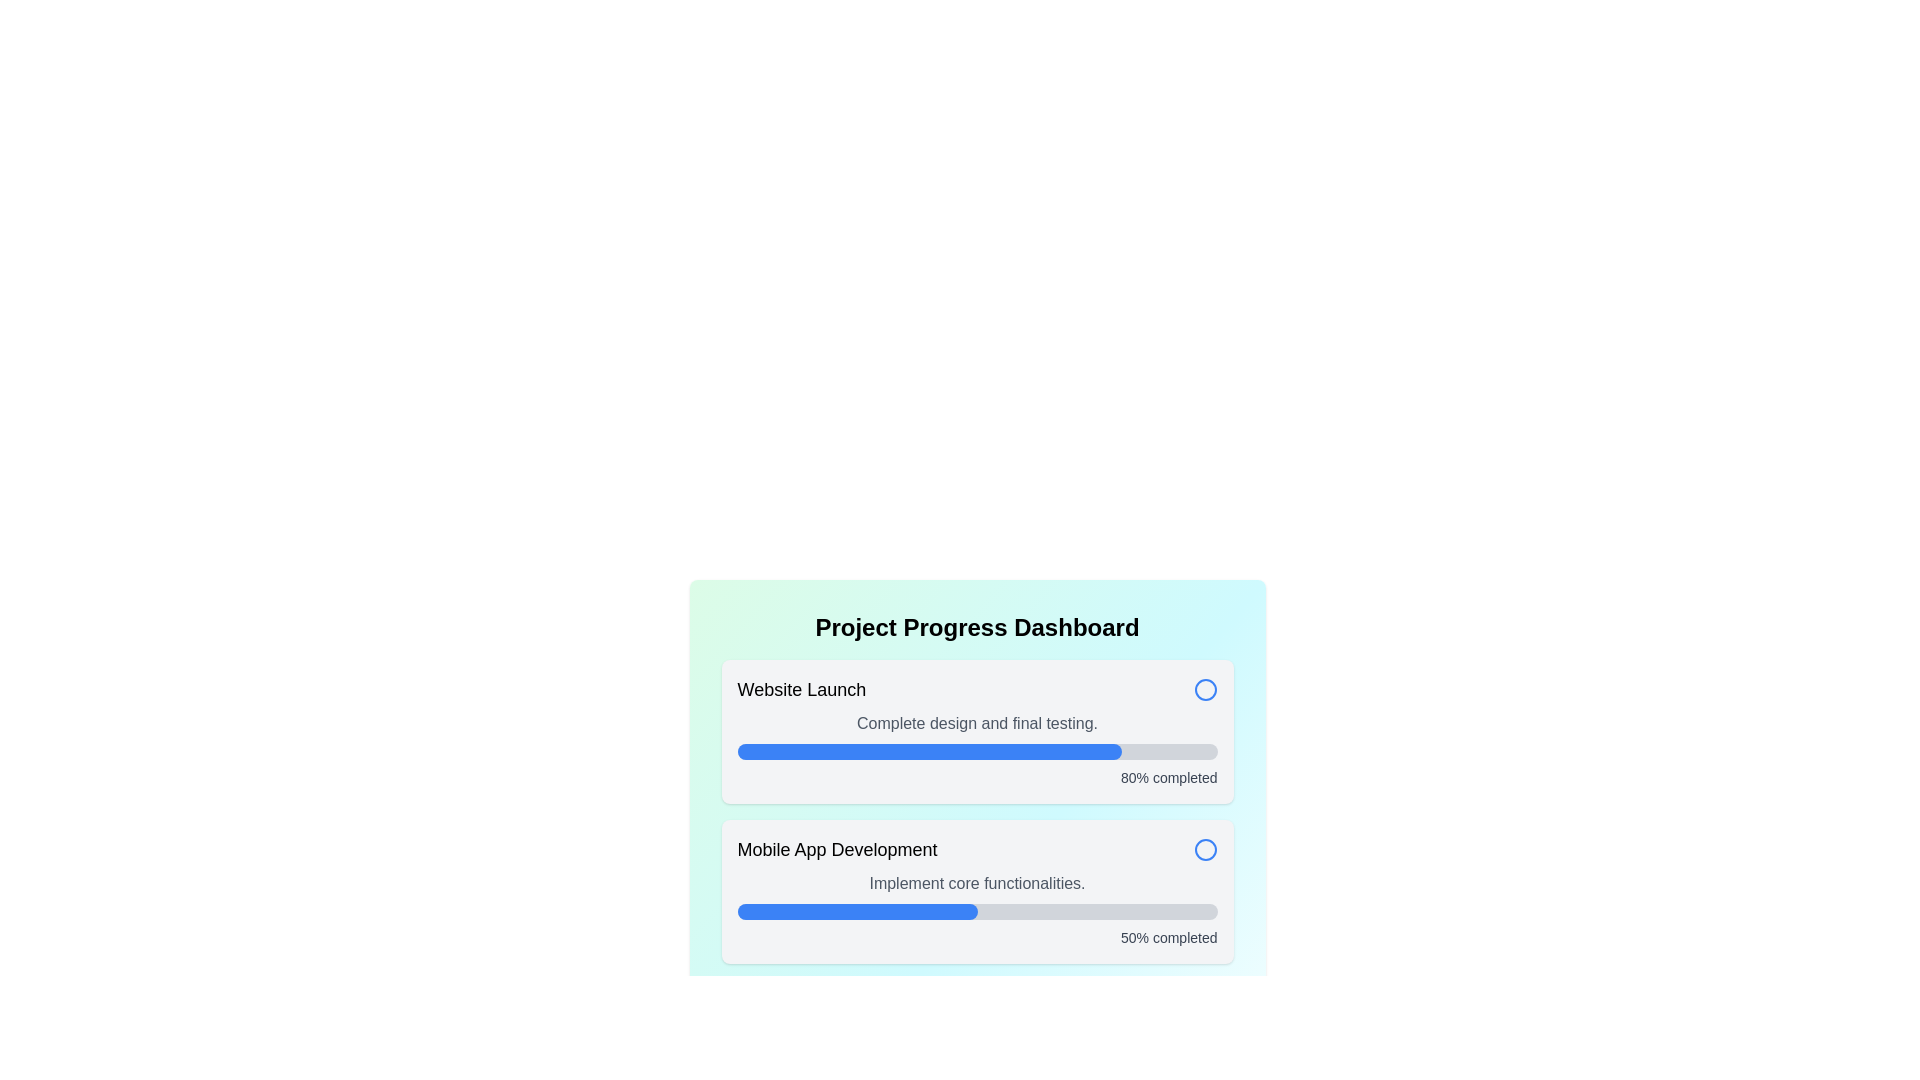 The width and height of the screenshot is (1920, 1080). What do you see at coordinates (977, 724) in the screenshot?
I see `the static text reading 'Complete design and final testing.' located in the second row under the 'Website Launch' section` at bounding box center [977, 724].